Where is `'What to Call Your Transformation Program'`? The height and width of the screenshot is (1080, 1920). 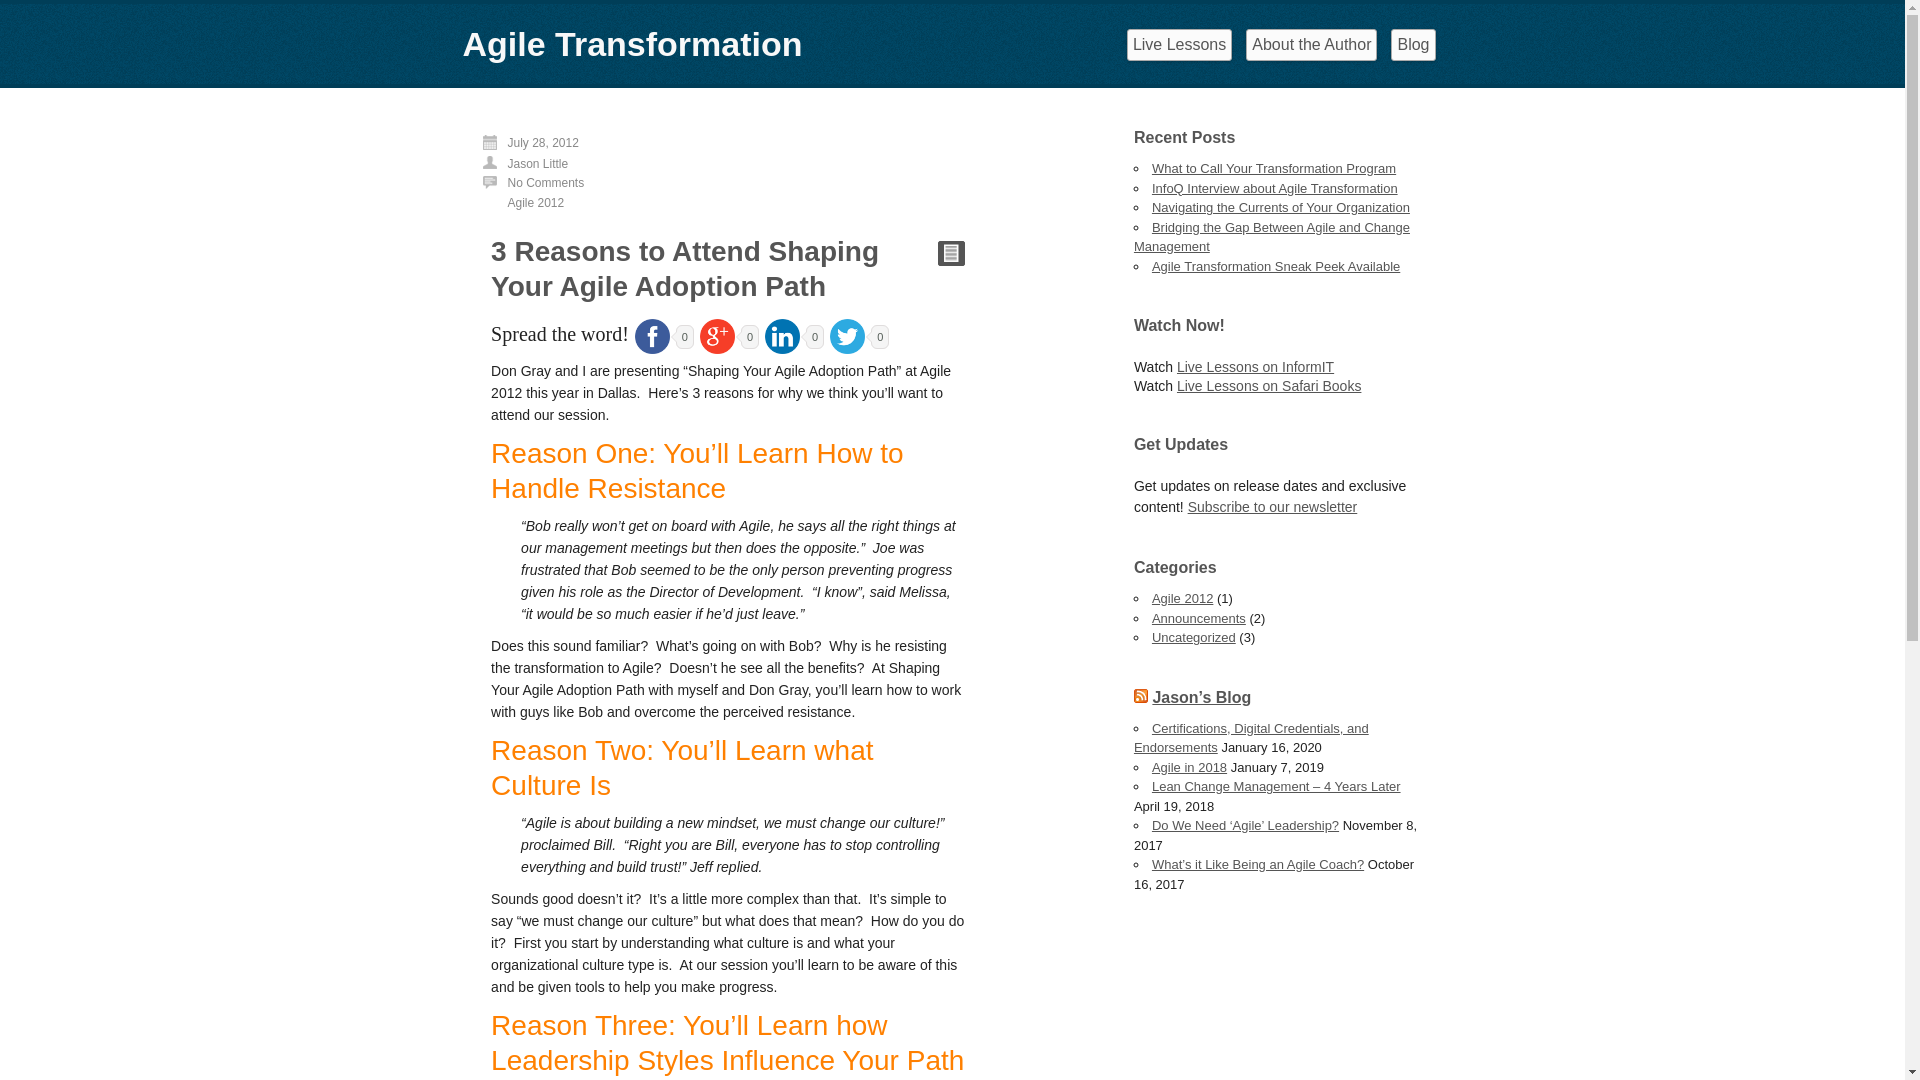
'What to Call Your Transformation Program' is located at coordinates (1152, 167).